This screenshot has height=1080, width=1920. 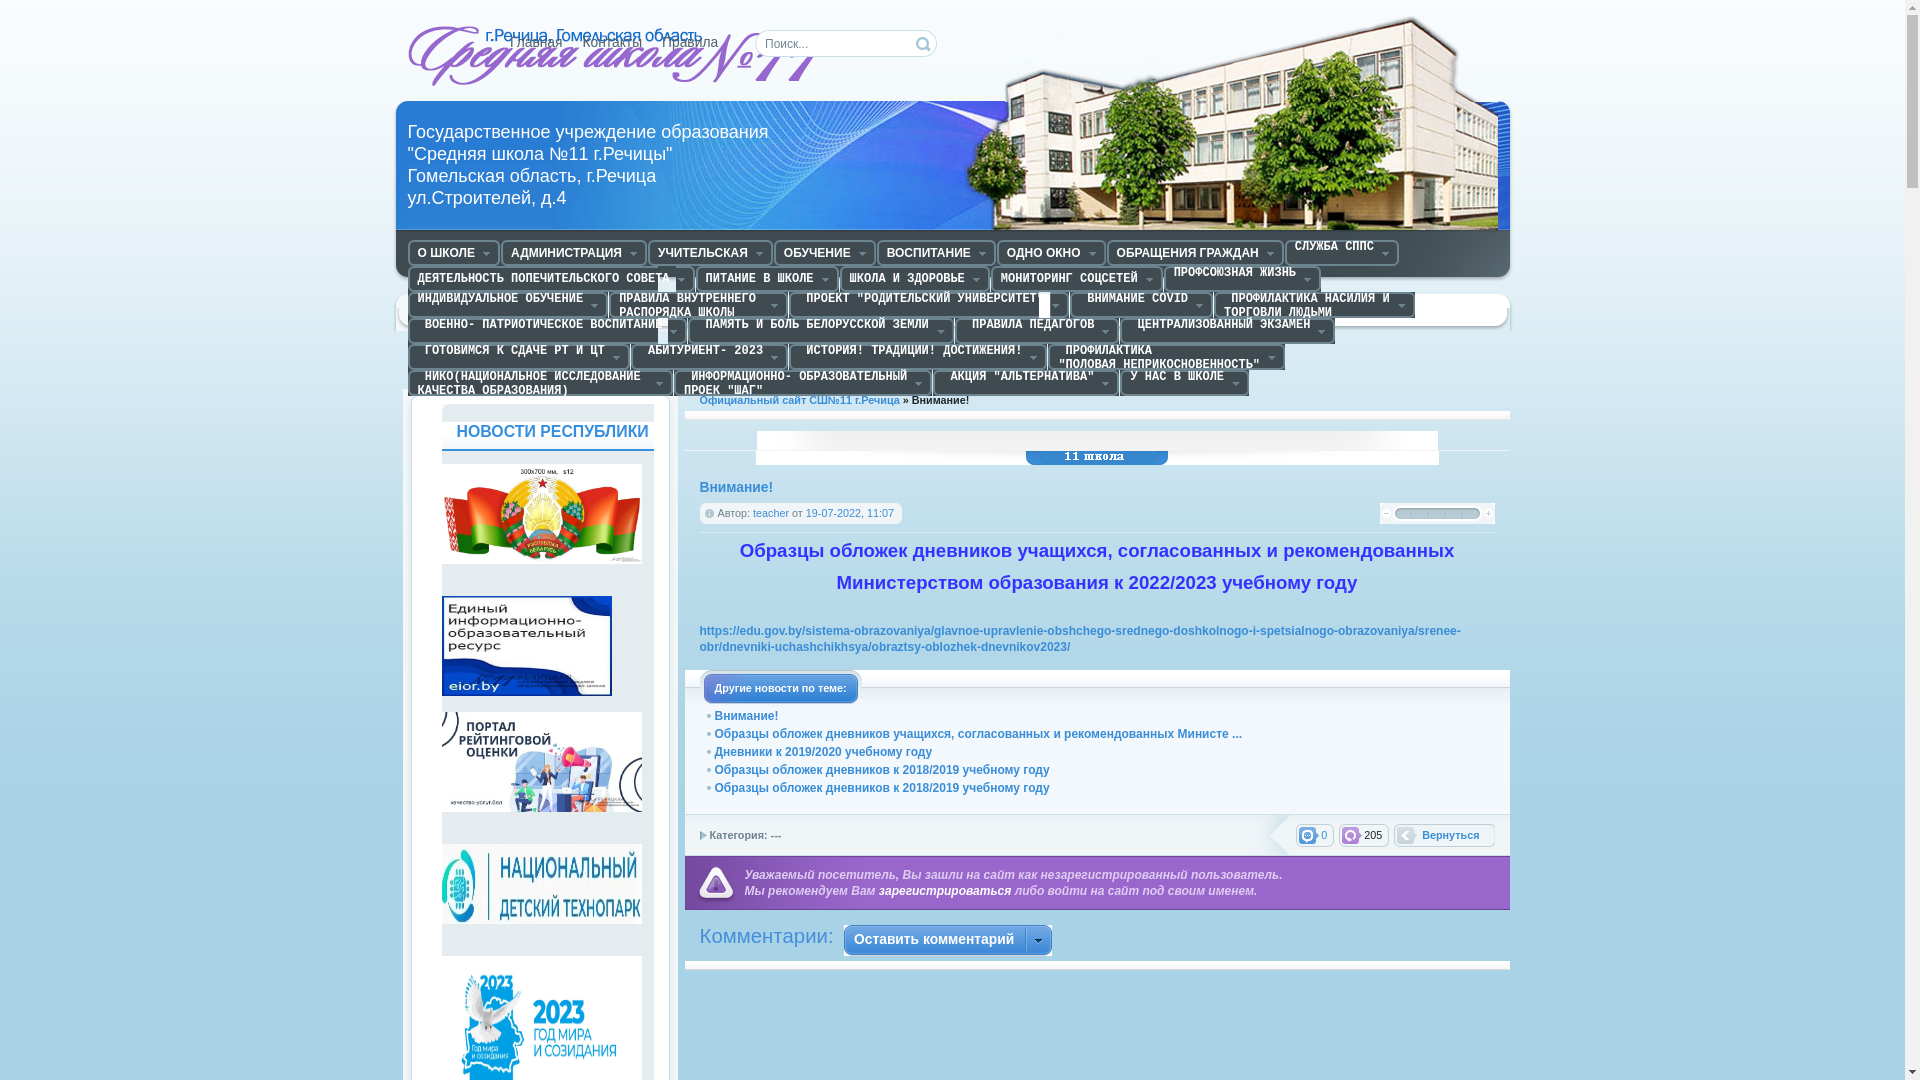 I want to click on '19-07-2022, 11:07', so click(x=849, y=512).